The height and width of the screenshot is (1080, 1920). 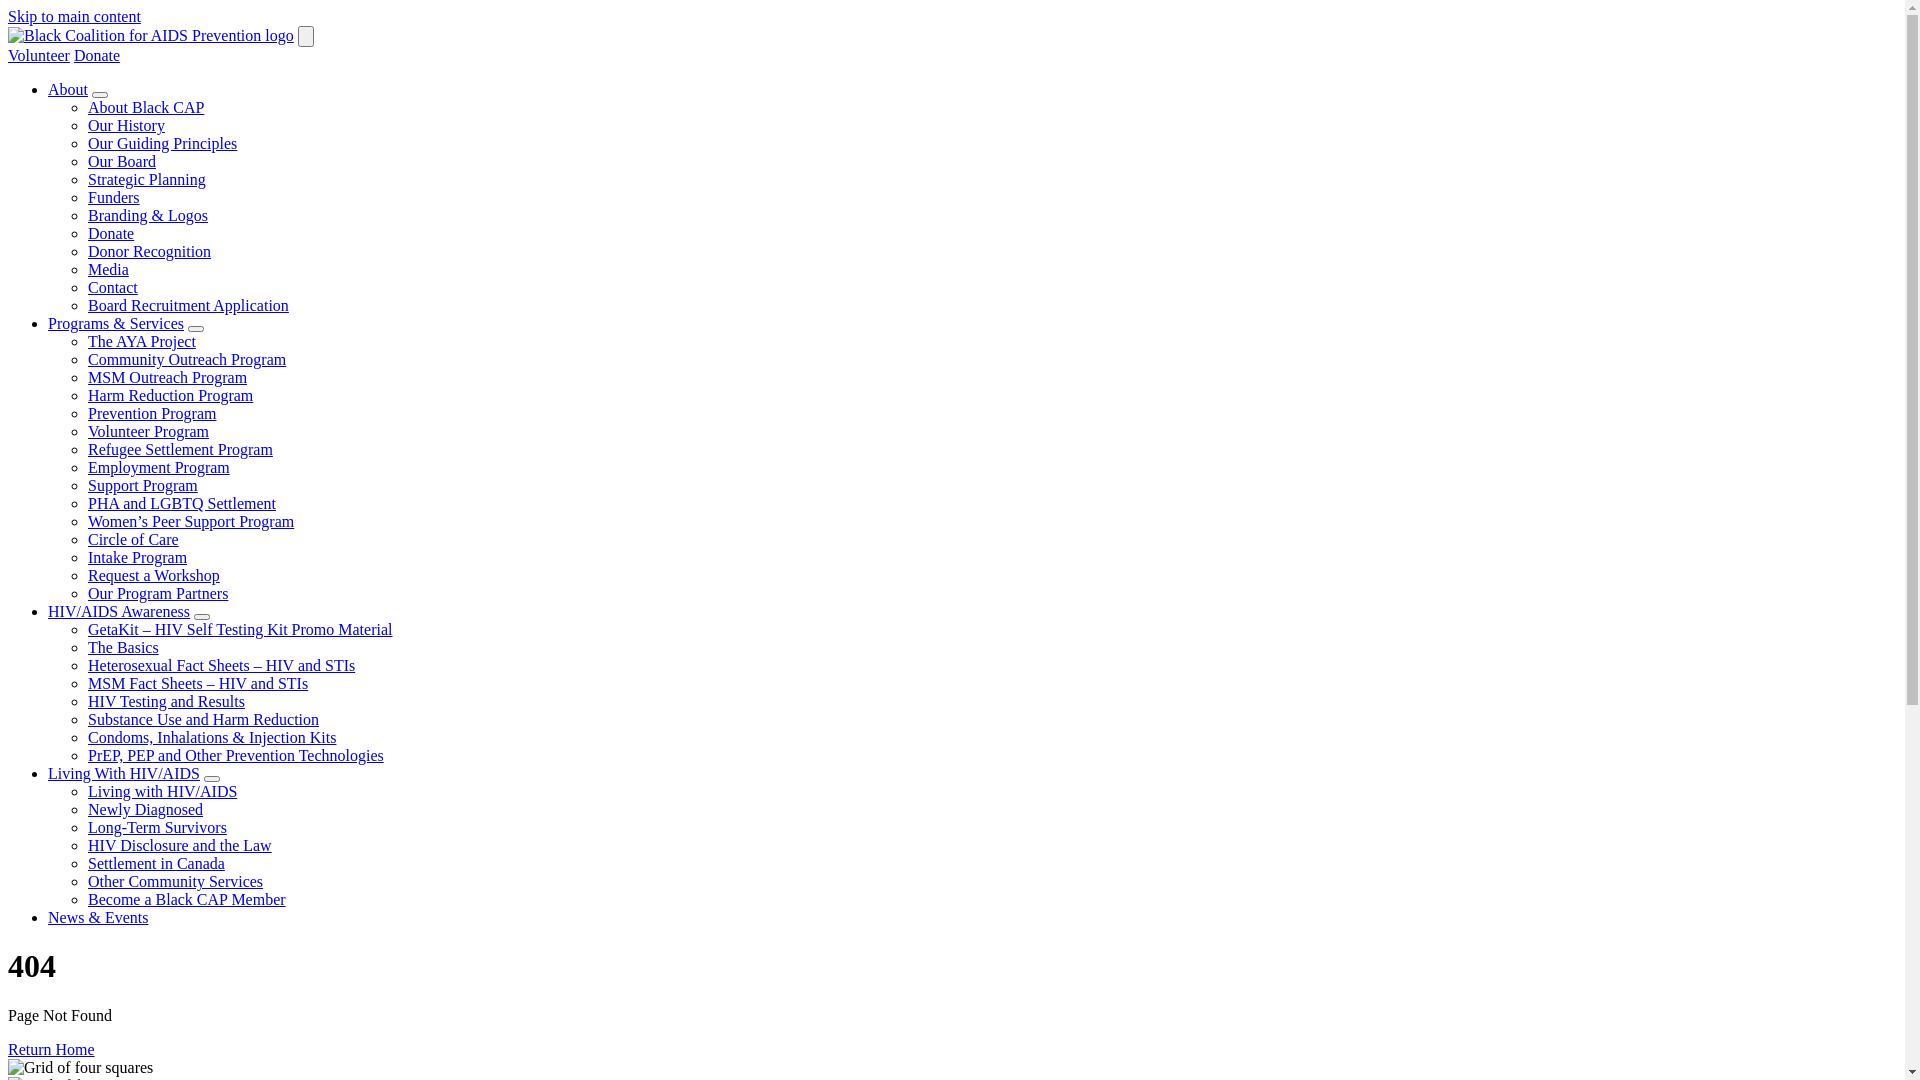 I want to click on 'Our Guiding Principles', so click(x=162, y=142).